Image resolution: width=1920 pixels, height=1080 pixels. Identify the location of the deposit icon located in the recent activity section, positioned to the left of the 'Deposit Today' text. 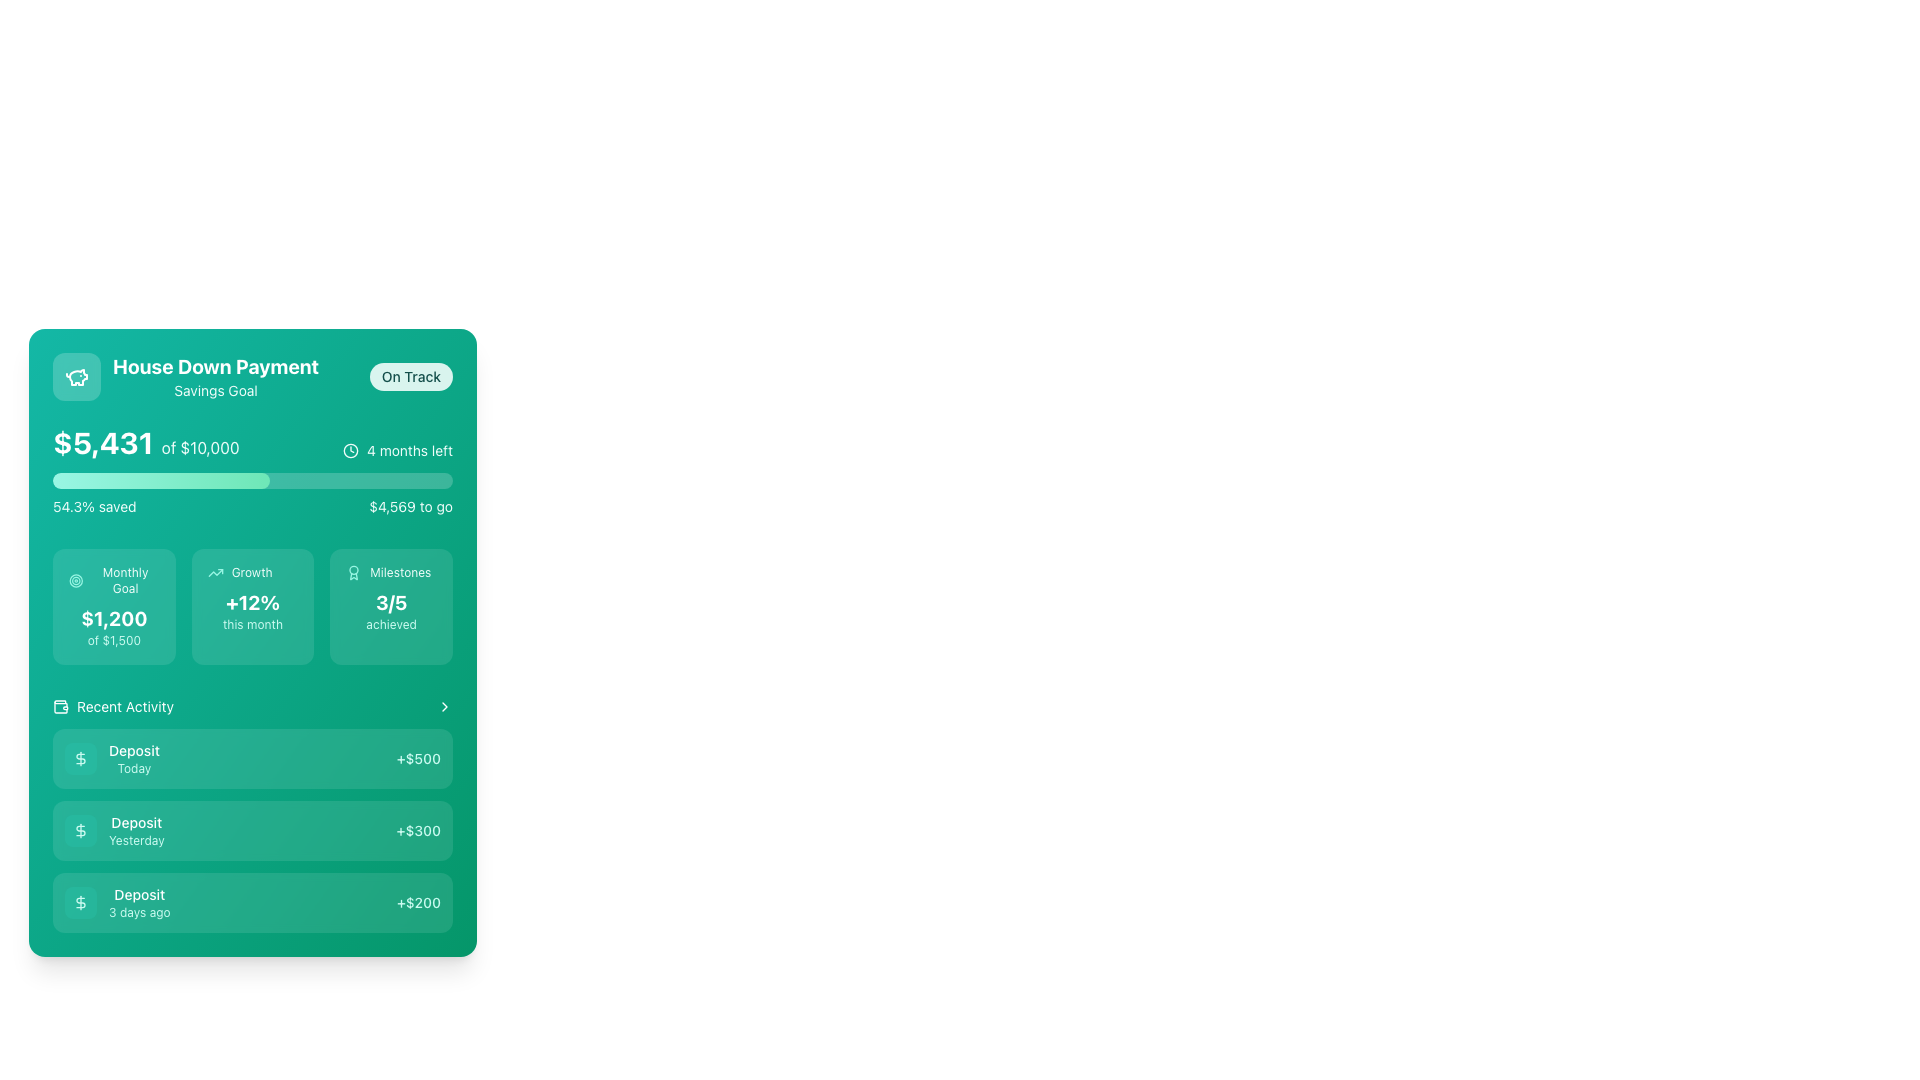
(80, 759).